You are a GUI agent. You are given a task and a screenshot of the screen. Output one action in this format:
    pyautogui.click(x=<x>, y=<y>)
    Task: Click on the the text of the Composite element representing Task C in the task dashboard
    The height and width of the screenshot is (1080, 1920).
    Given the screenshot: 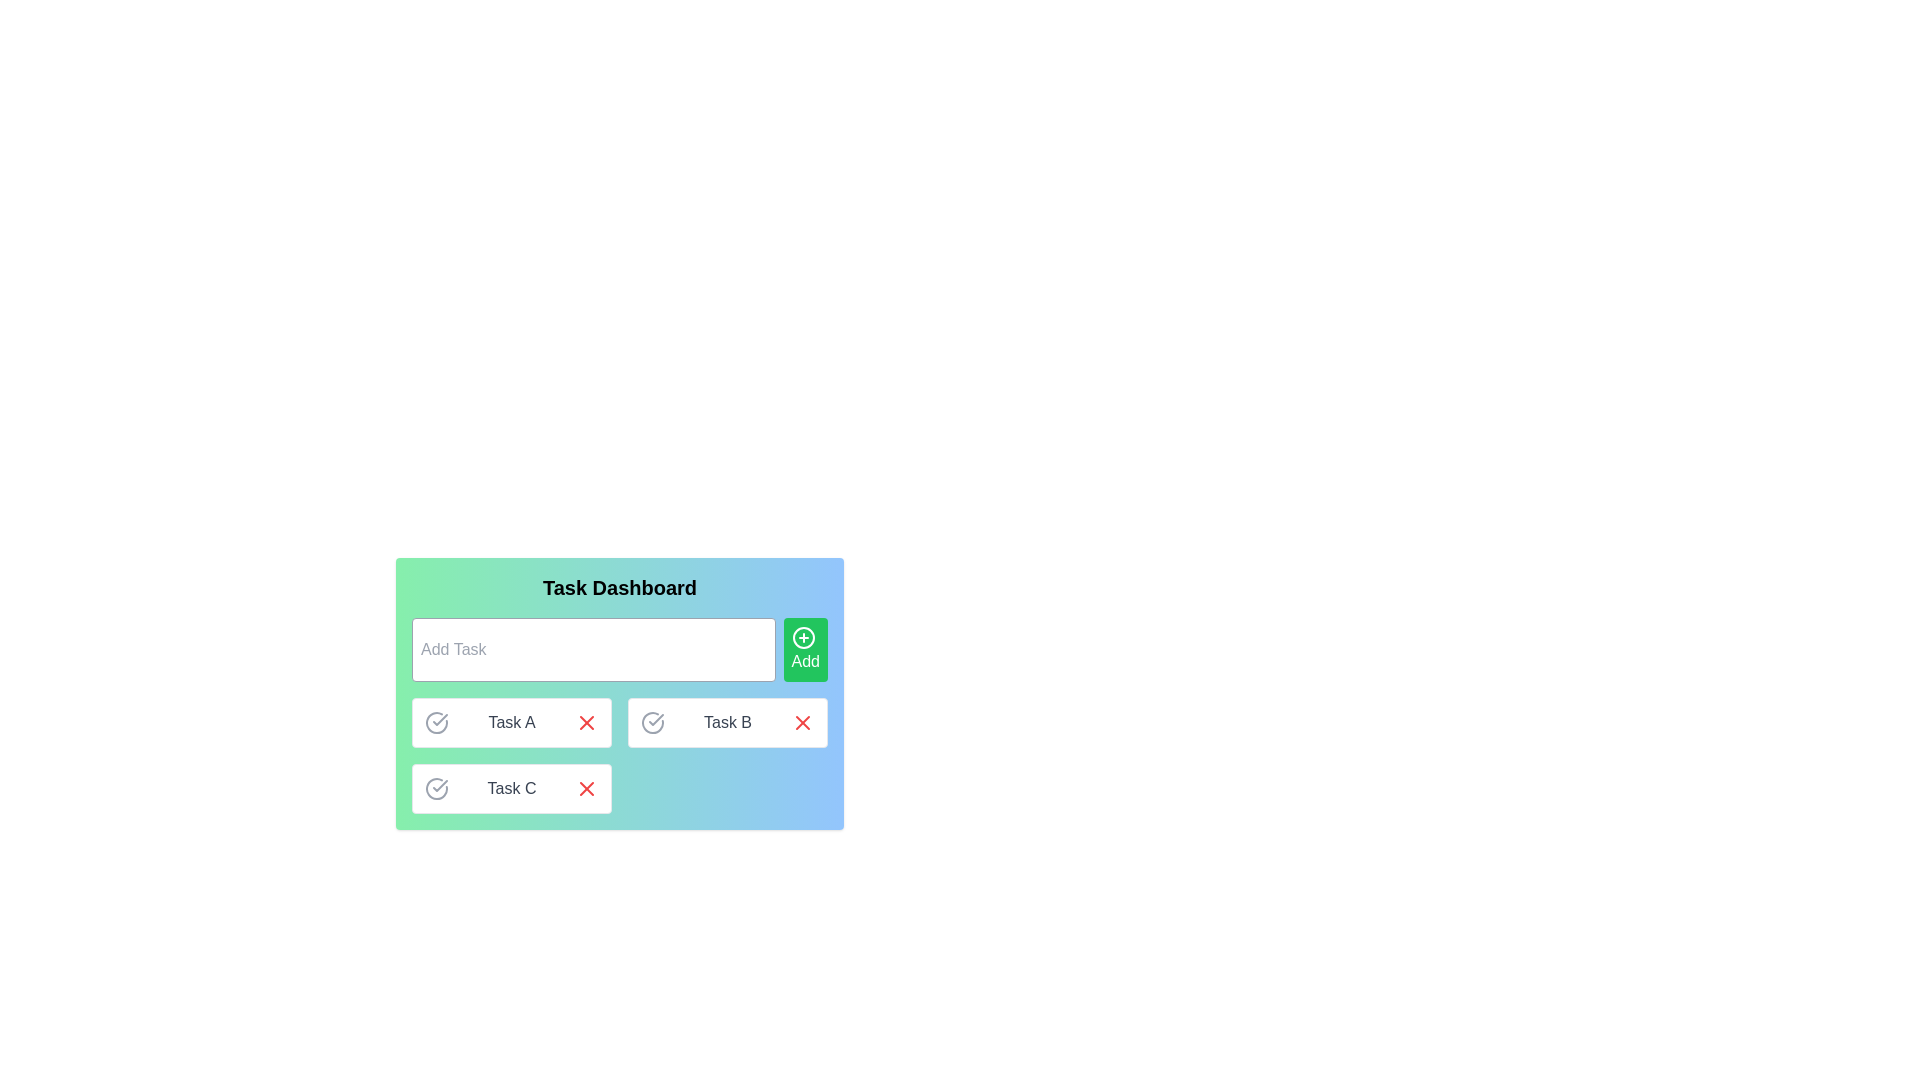 What is the action you would take?
    pyautogui.click(x=512, y=788)
    